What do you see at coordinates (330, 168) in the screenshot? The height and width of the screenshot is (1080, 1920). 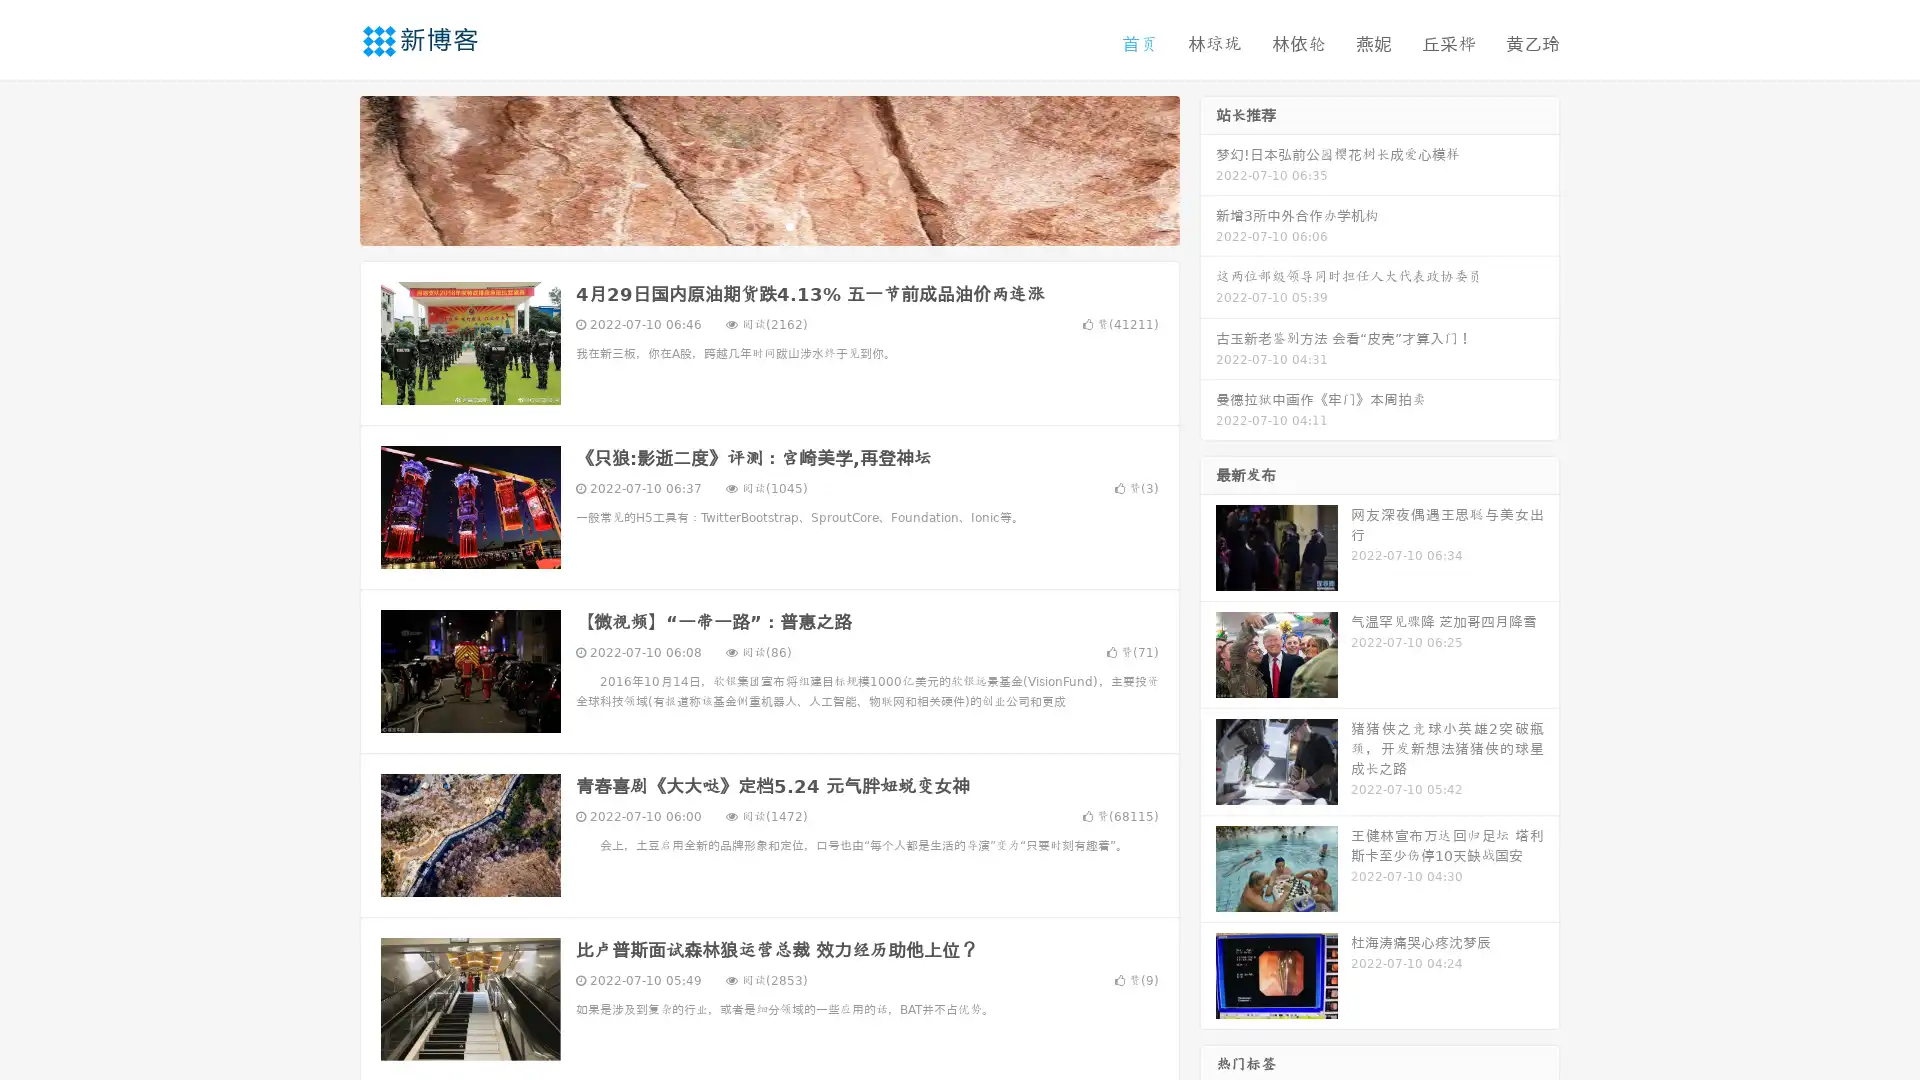 I see `Previous slide` at bounding box center [330, 168].